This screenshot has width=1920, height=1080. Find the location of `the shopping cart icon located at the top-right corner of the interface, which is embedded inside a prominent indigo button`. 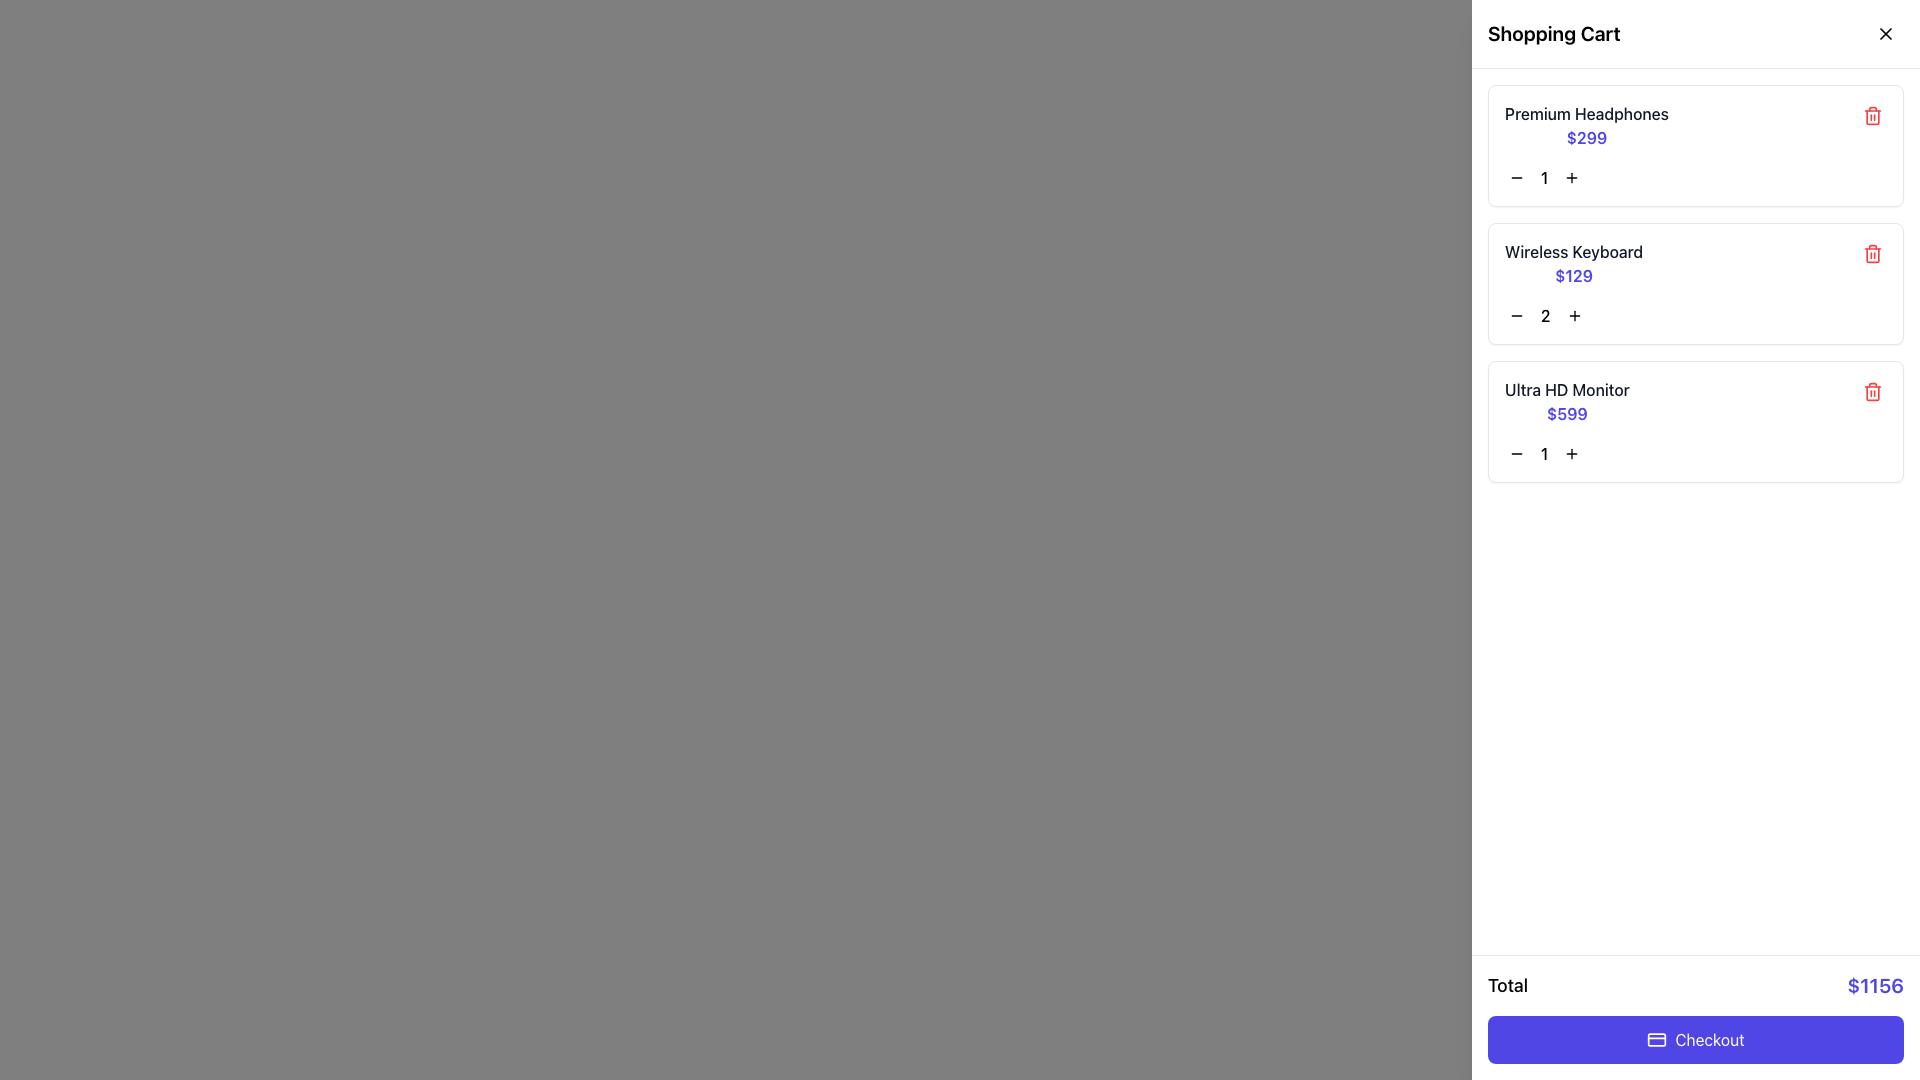

the shopping cart icon located at the top-right corner of the interface, which is embedded inside a prominent indigo button is located at coordinates (1882, 35).